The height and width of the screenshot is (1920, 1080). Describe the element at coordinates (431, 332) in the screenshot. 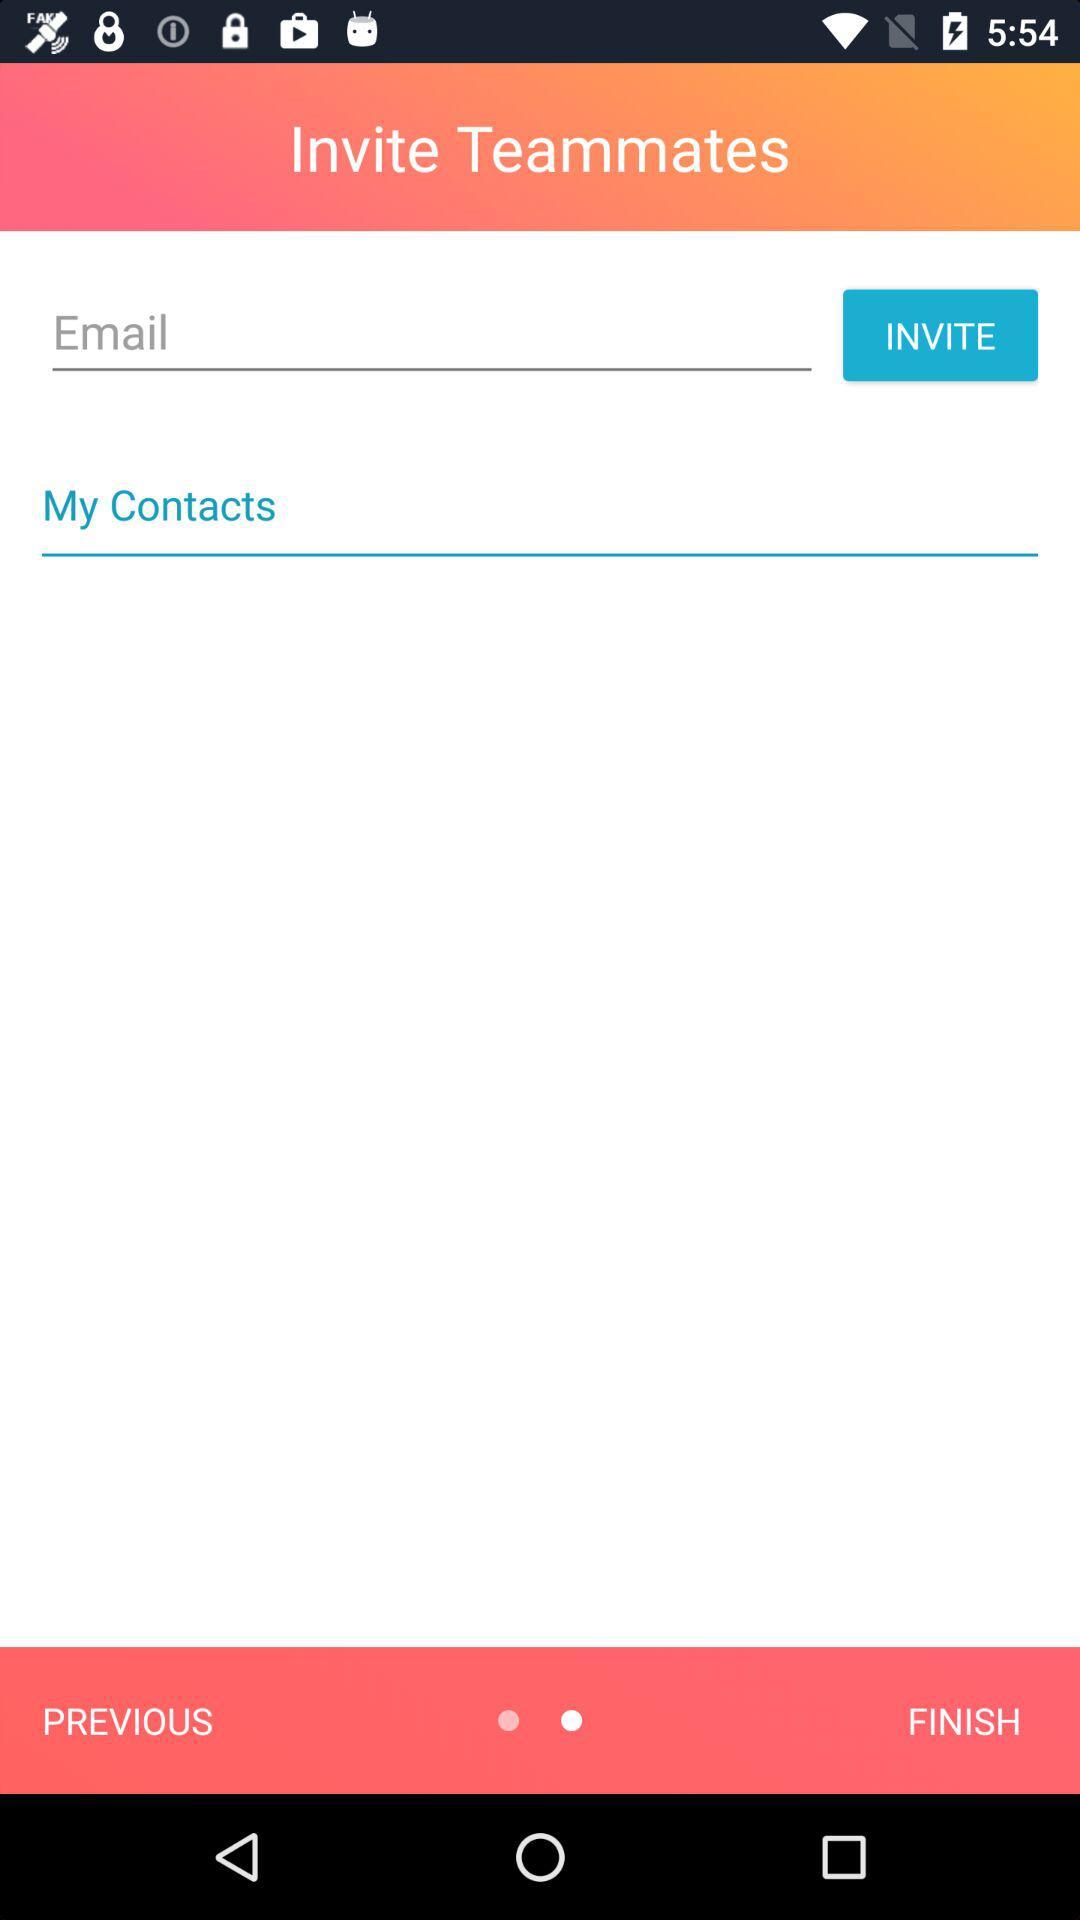

I see `icon next to invite item` at that location.